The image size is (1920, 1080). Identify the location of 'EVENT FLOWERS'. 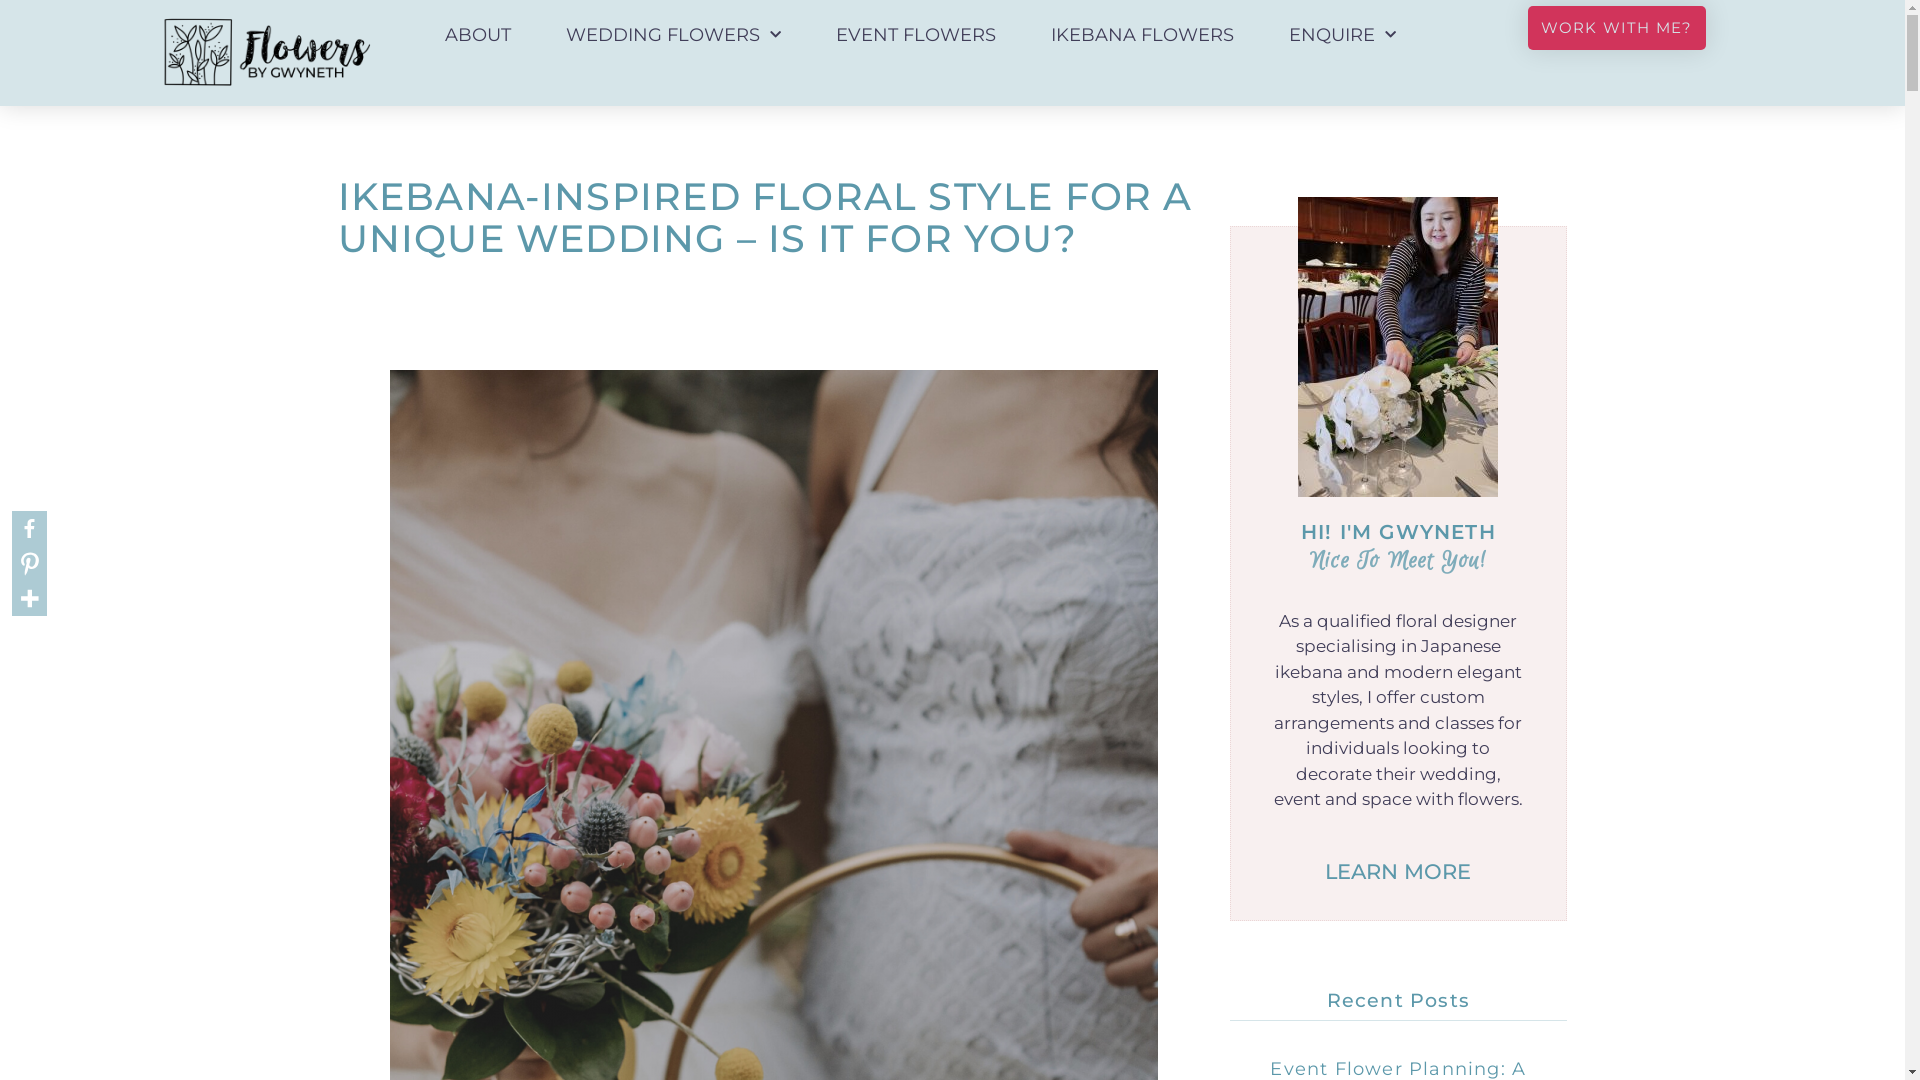
(915, 34).